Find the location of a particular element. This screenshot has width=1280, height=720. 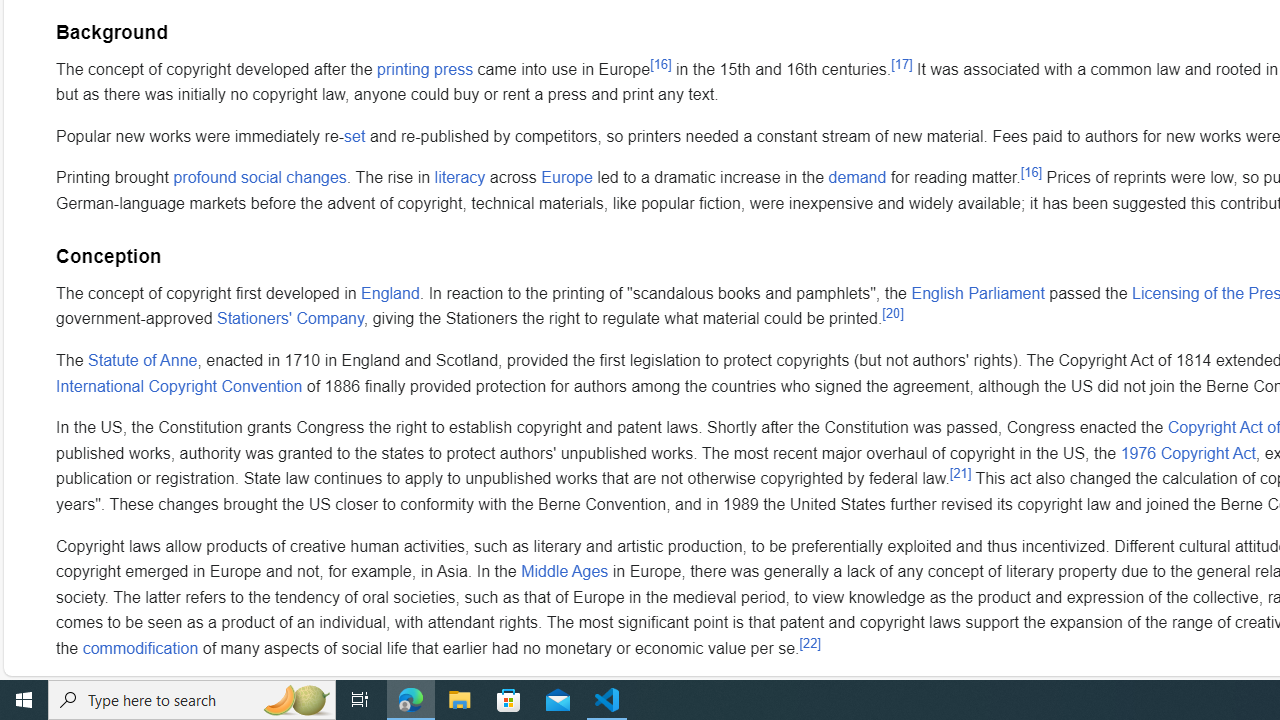

'[20]' is located at coordinates (891, 313).